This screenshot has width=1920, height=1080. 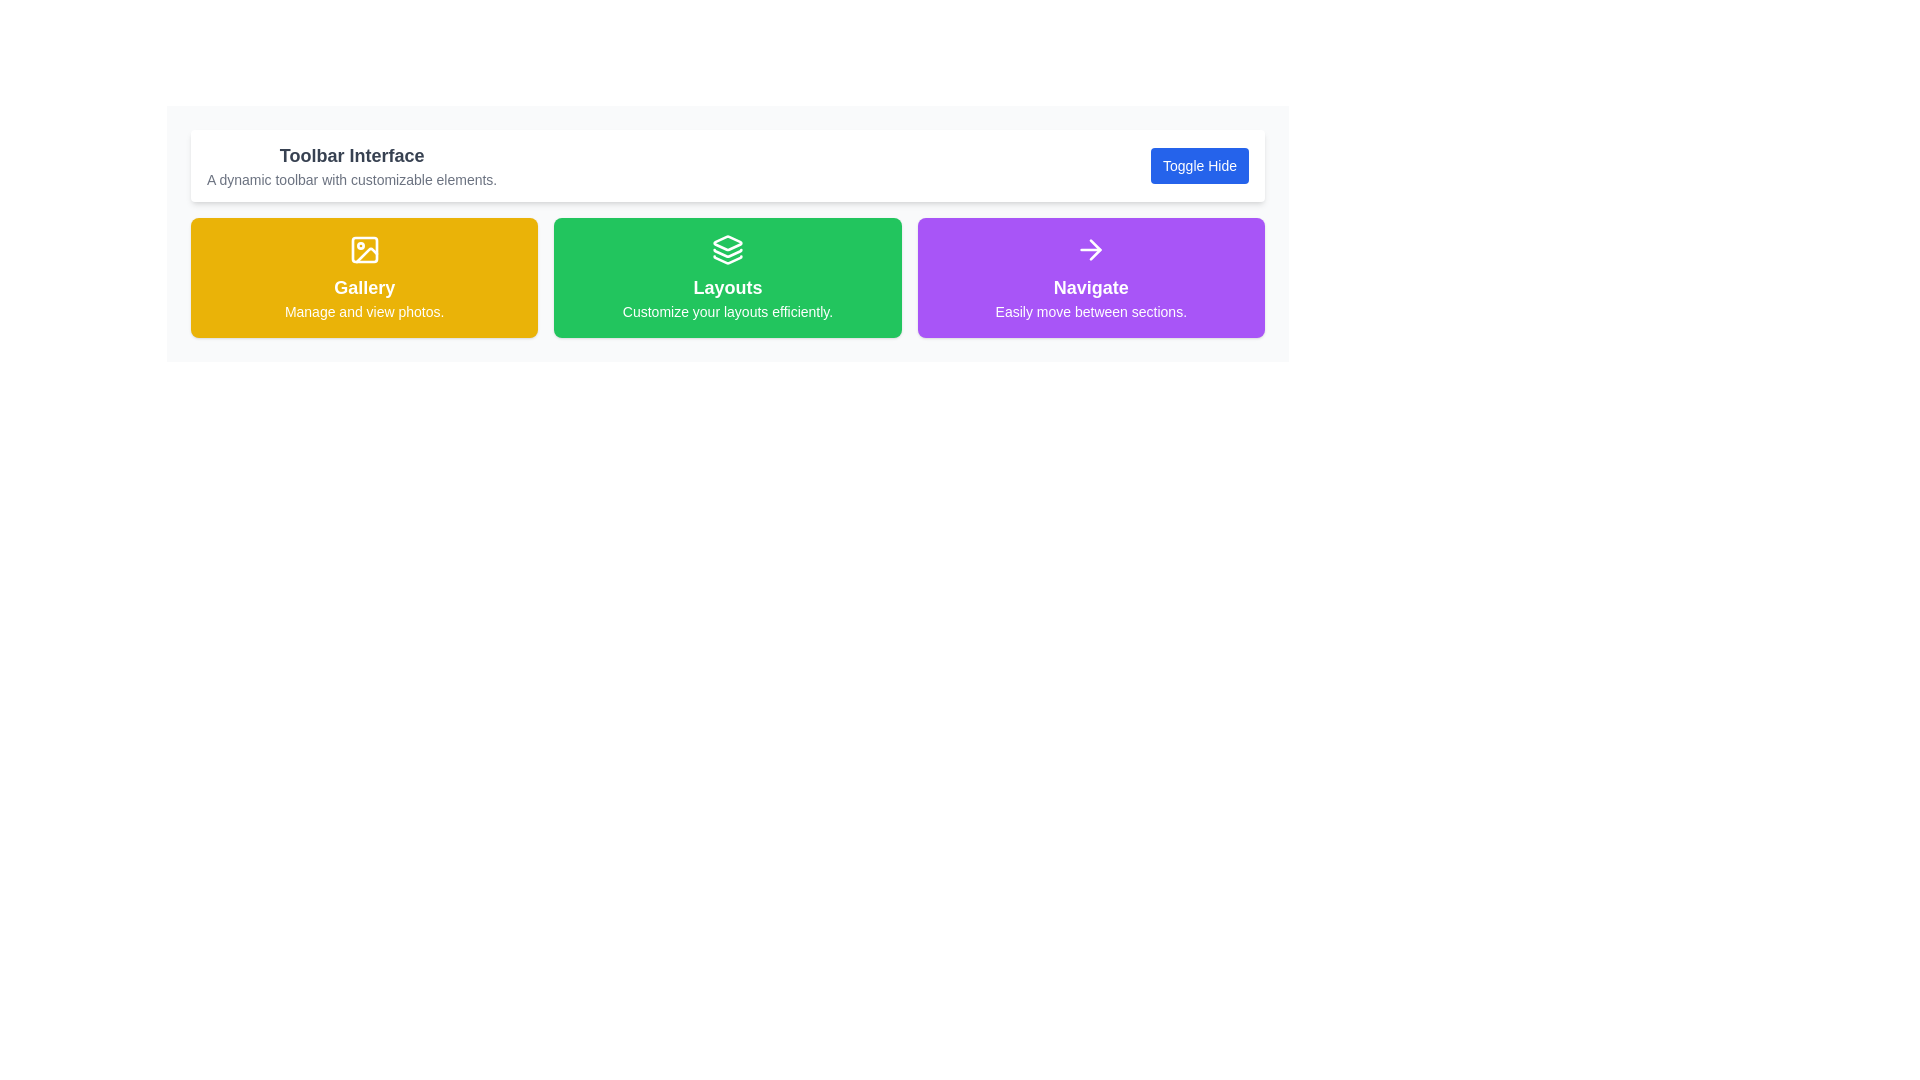 I want to click on the diamond-shaped icon located within the green card labeled 'Layouts', which is positioned slightly above the text inside the card, so click(x=727, y=242).